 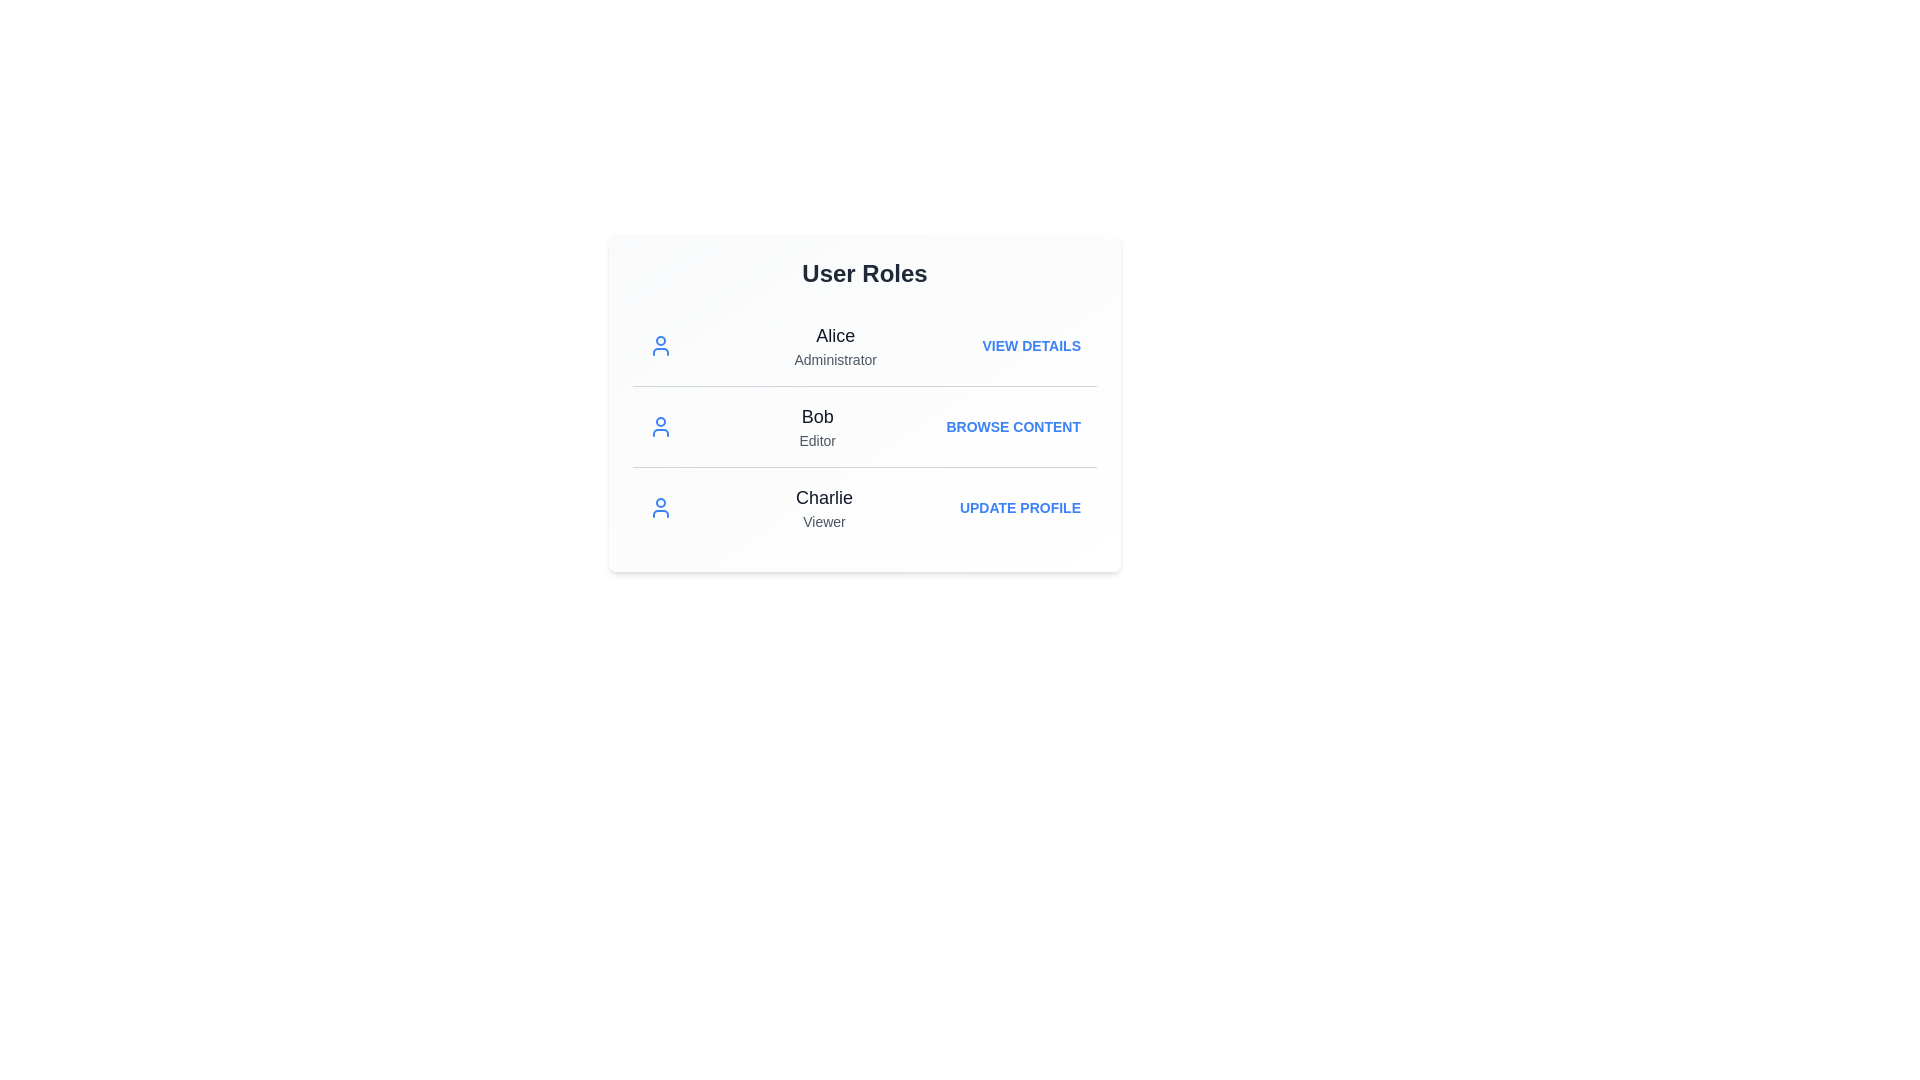 What do you see at coordinates (1031, 345) in the screenshot?
I see `the interactive text label styled like a hyperlink or button that displays more detailed information related to 'Alice Administrator', positioned in the middle row of the 'User Roles' table interface` at bounding box center [1031, 345].